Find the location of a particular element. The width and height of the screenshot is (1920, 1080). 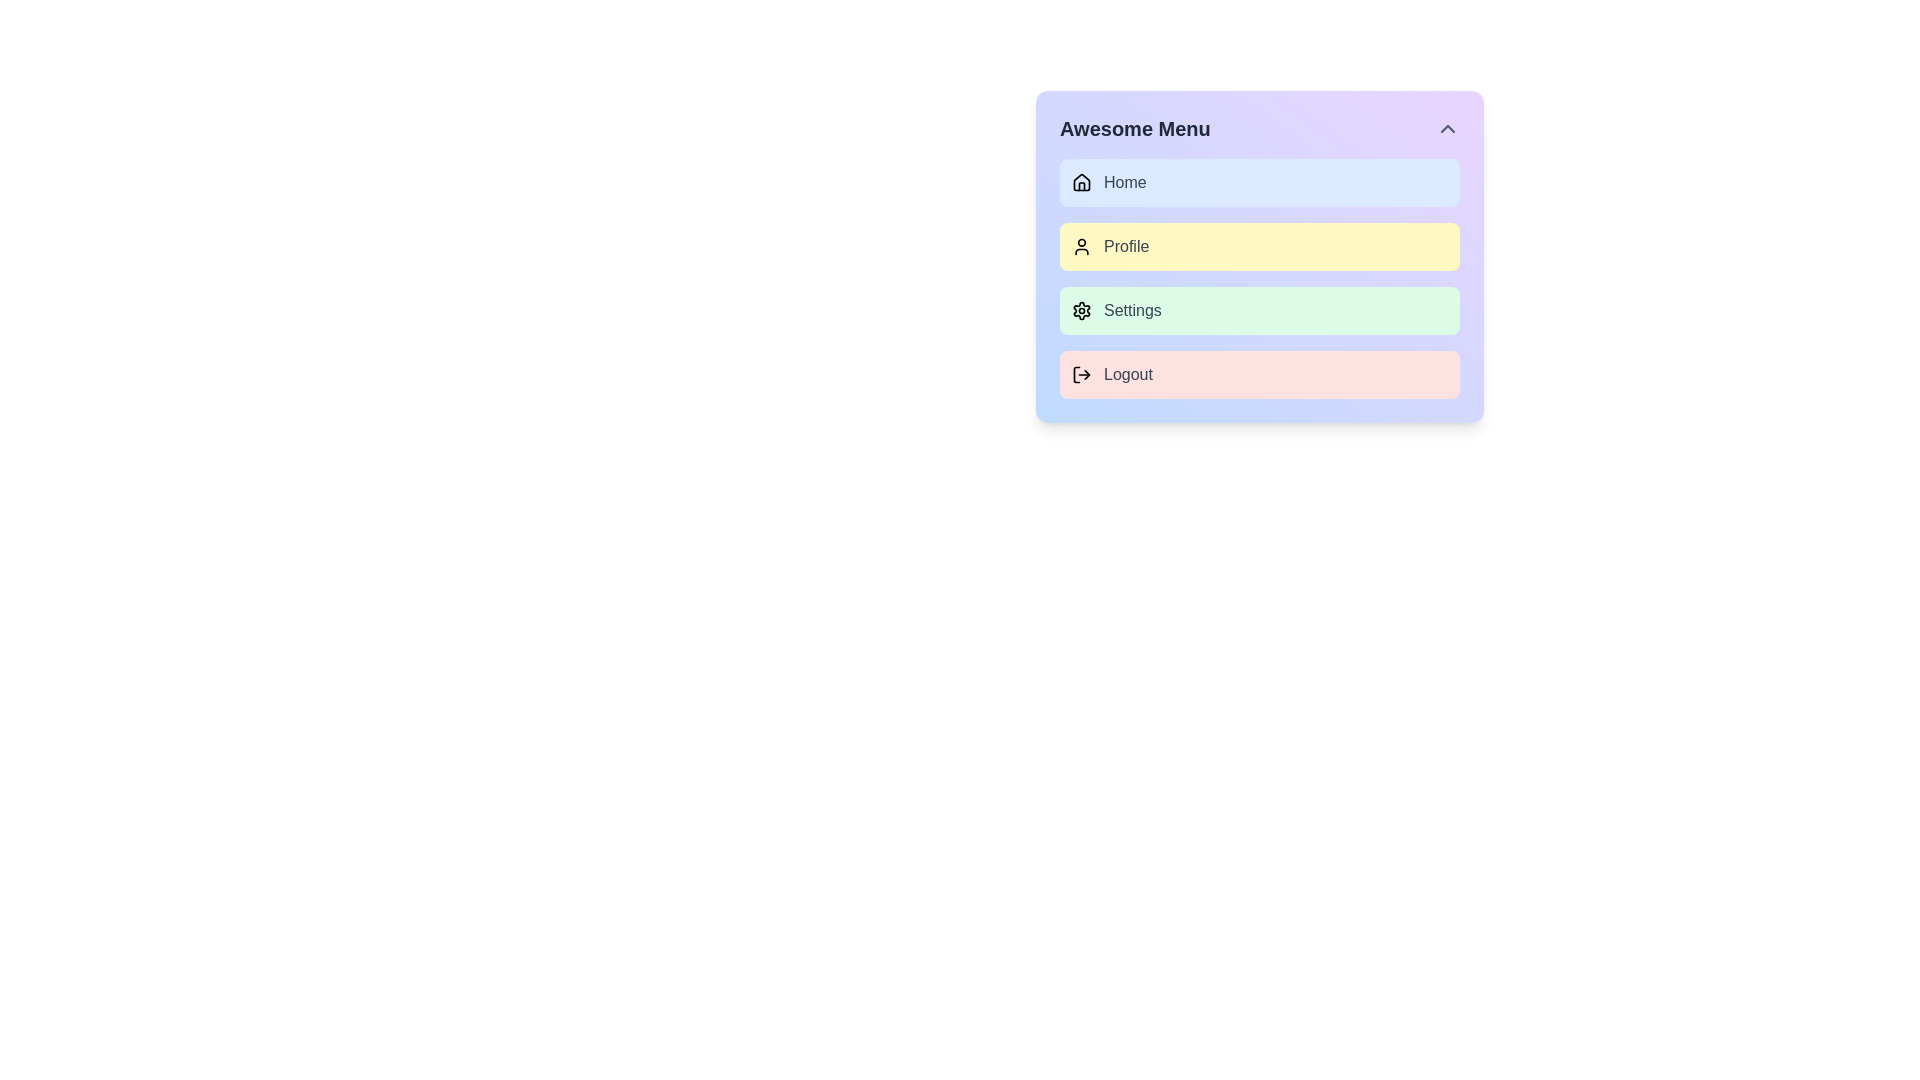

the 'Profile' option in the vertical menu under the title 'Awesome Menu' is located at coordinates (1258, 278).